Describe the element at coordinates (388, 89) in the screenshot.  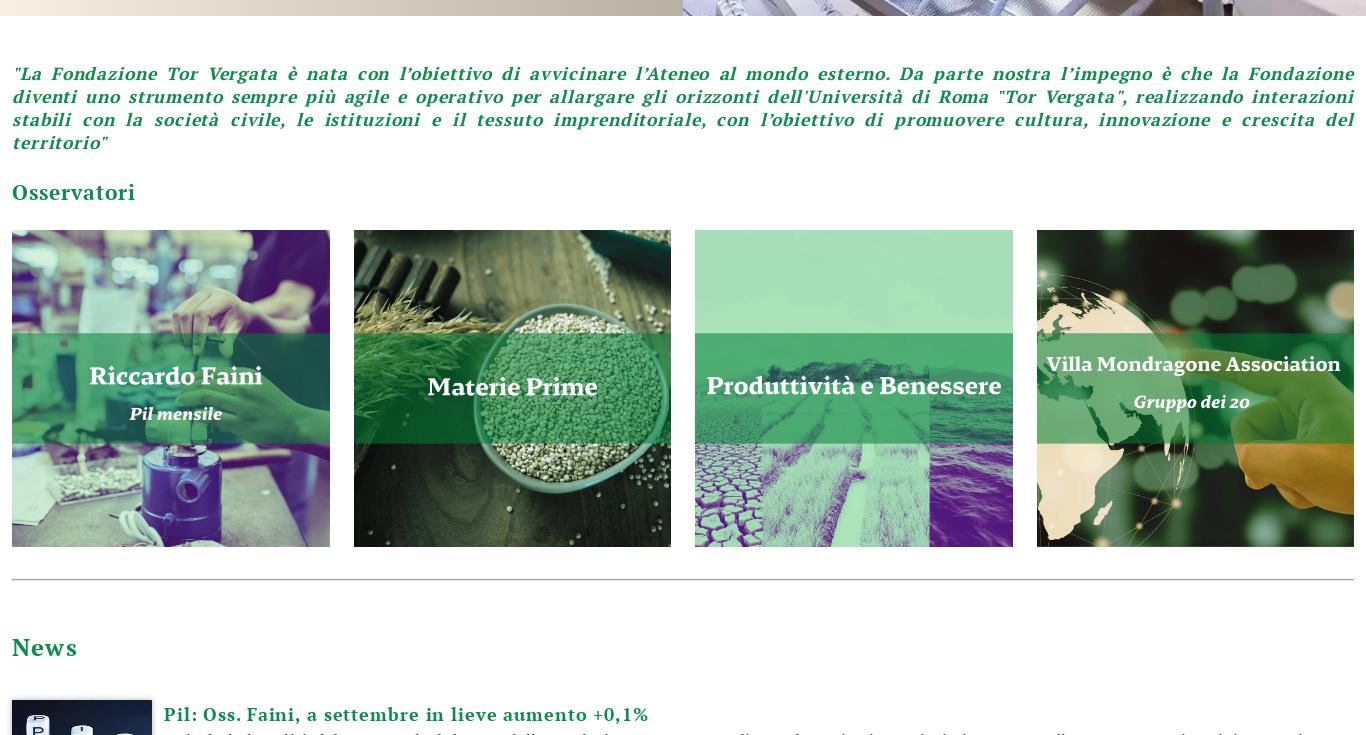
I see `'Workshop organizzato dal Dipartimento del Tesoro del Ministero dell’Economia e Finanze e dalla Fondazione Tor Vergata - Osservatorio Riccardo Faini'` at that location.